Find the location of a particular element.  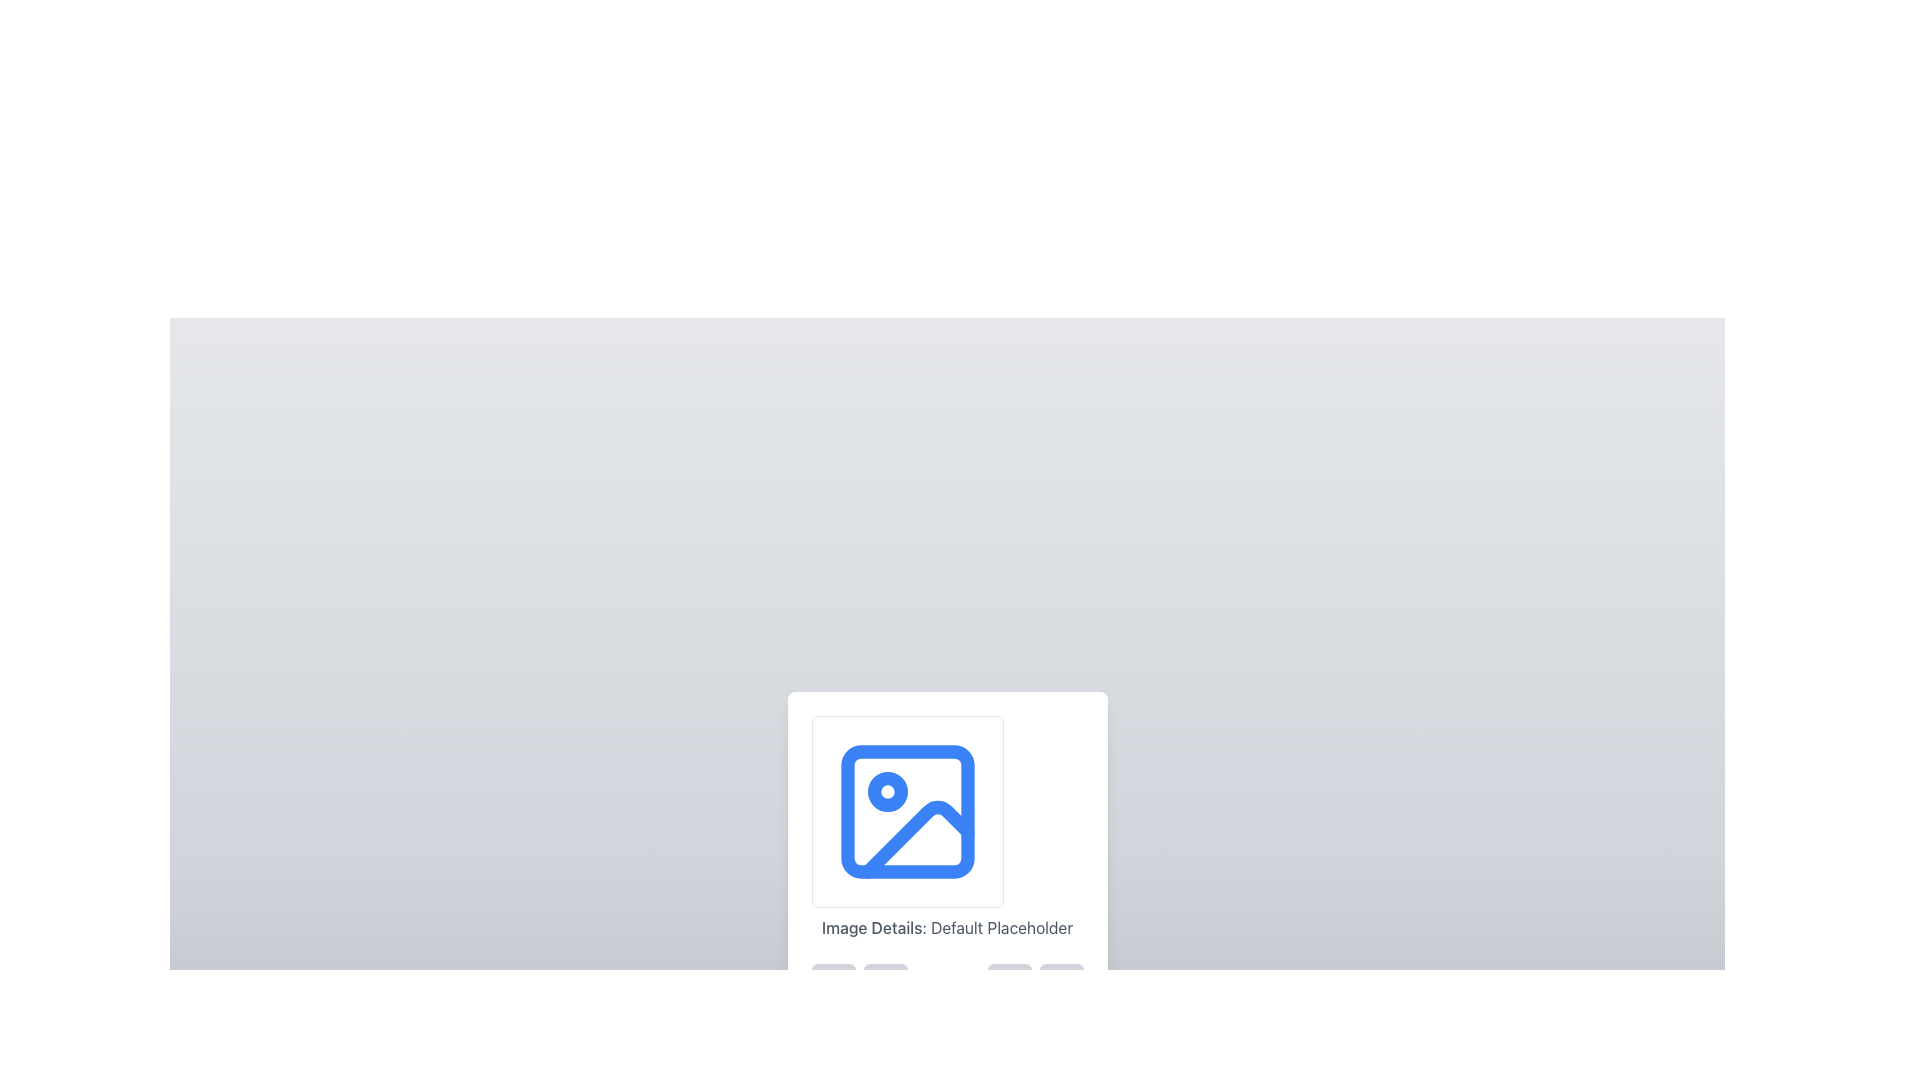

the zoom-in button located in the bottom-left corner of the group below the 'Image Details: Default Placeholder' image is located at coordinates (833, 981).